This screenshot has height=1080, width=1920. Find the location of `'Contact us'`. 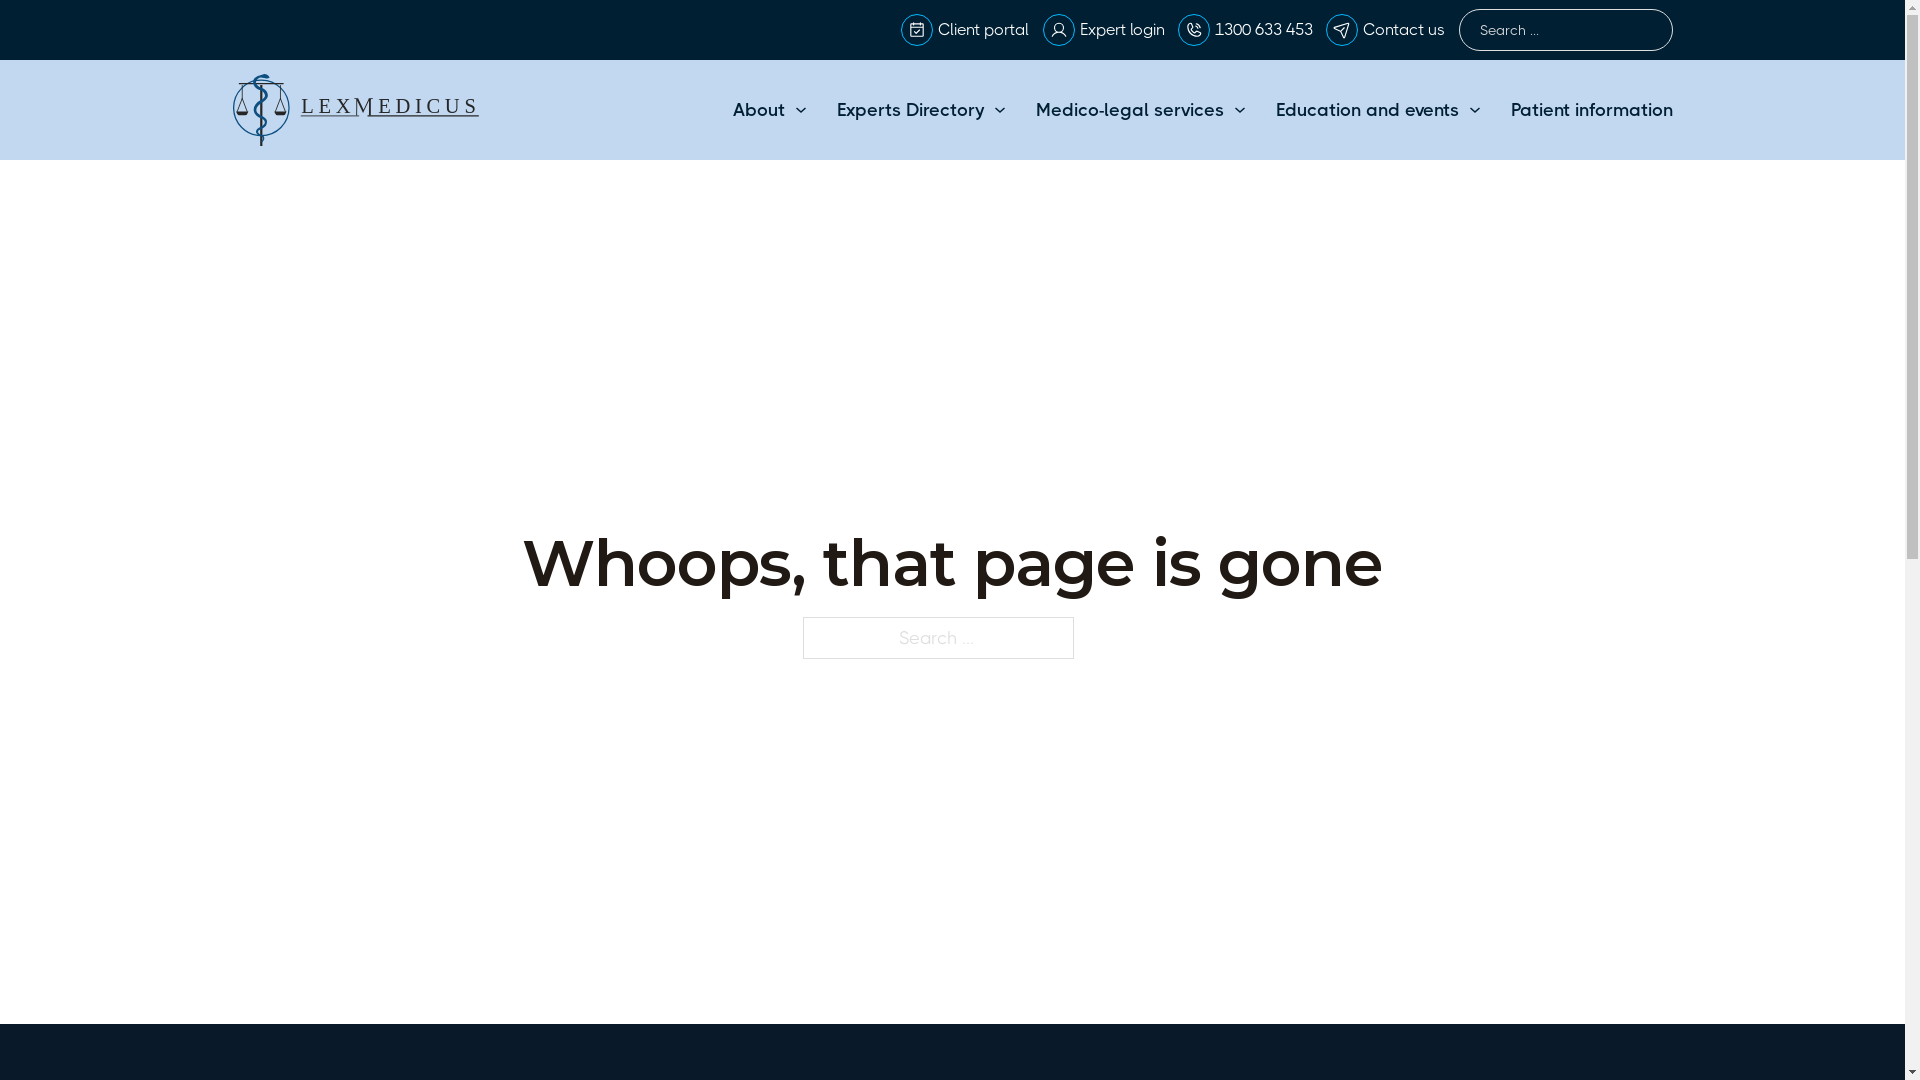

'Contact us' is located at coordinates (1362, 30).